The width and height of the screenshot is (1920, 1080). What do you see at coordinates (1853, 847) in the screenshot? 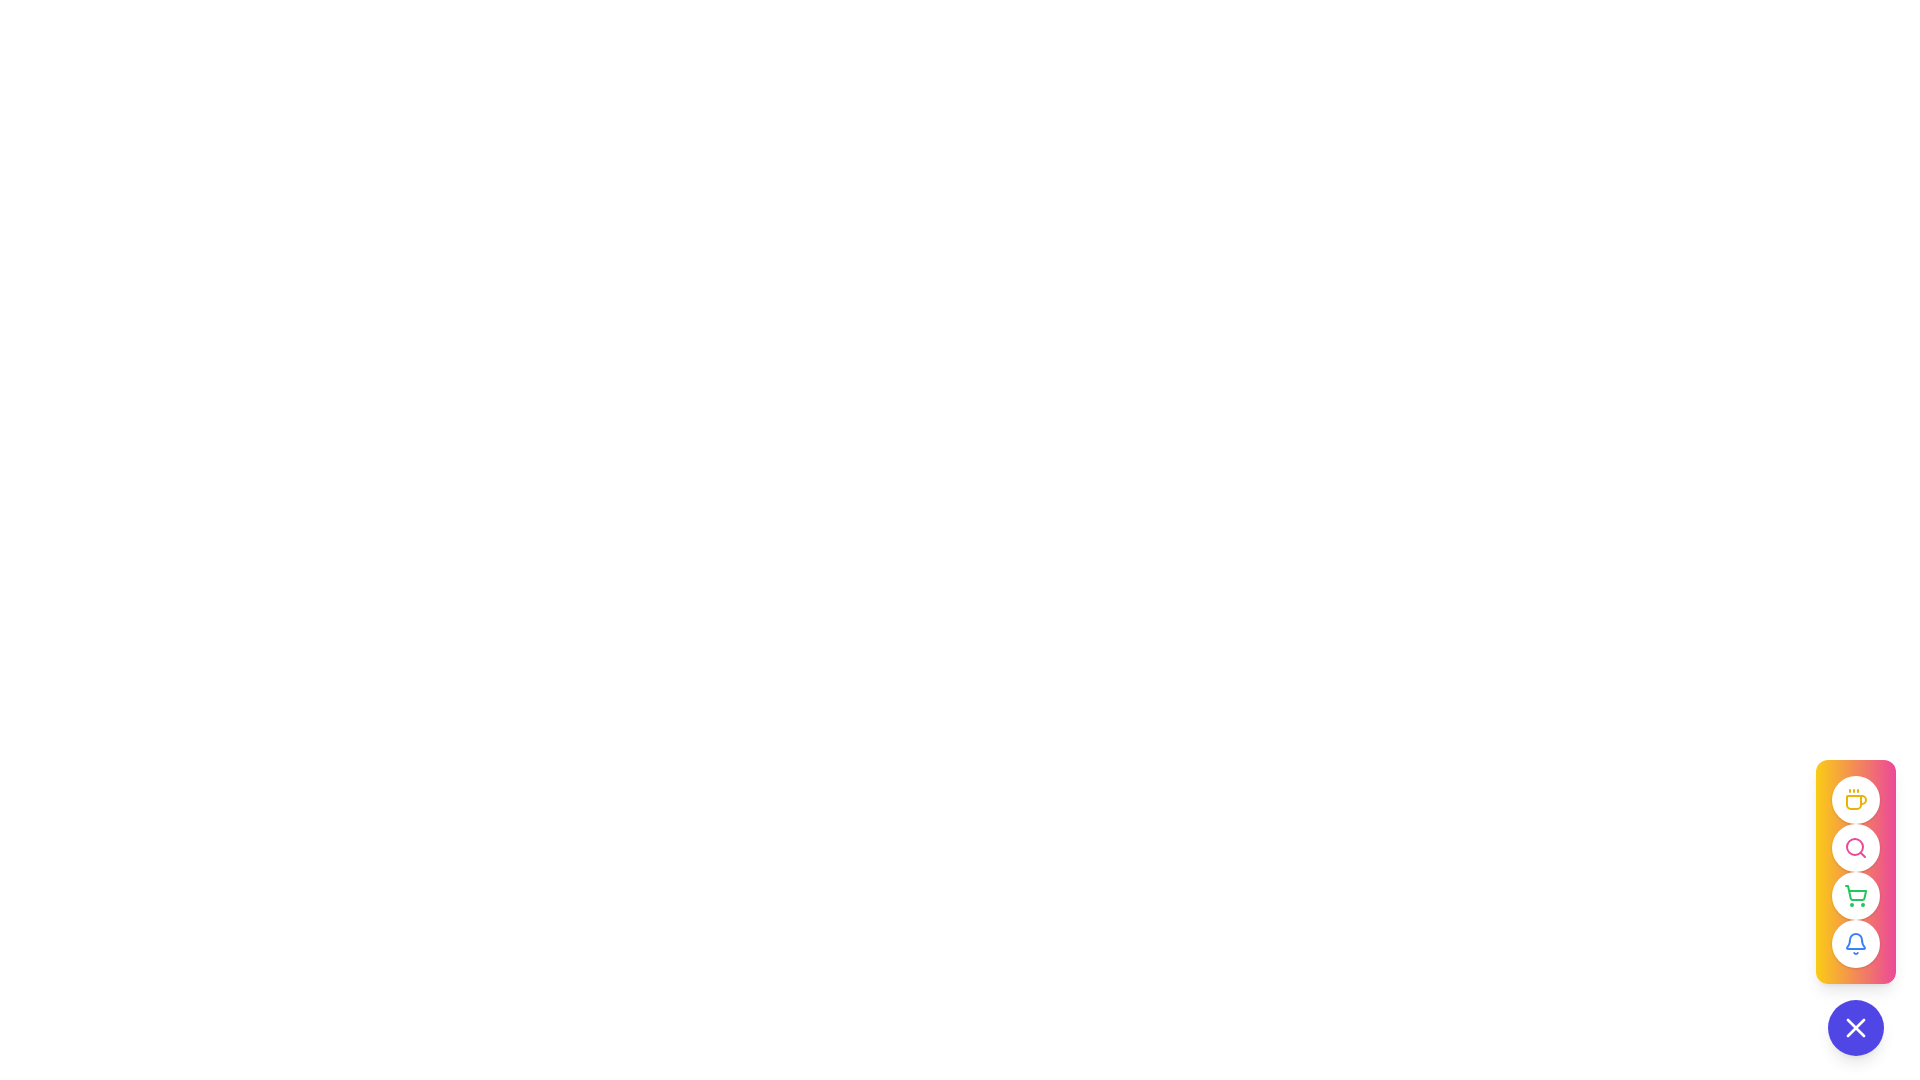
I see `the circular SVG element that serves as a visual feedback indicator, located in the second position from the top of the vertical toolbar` at bounding box center [1853, 847].